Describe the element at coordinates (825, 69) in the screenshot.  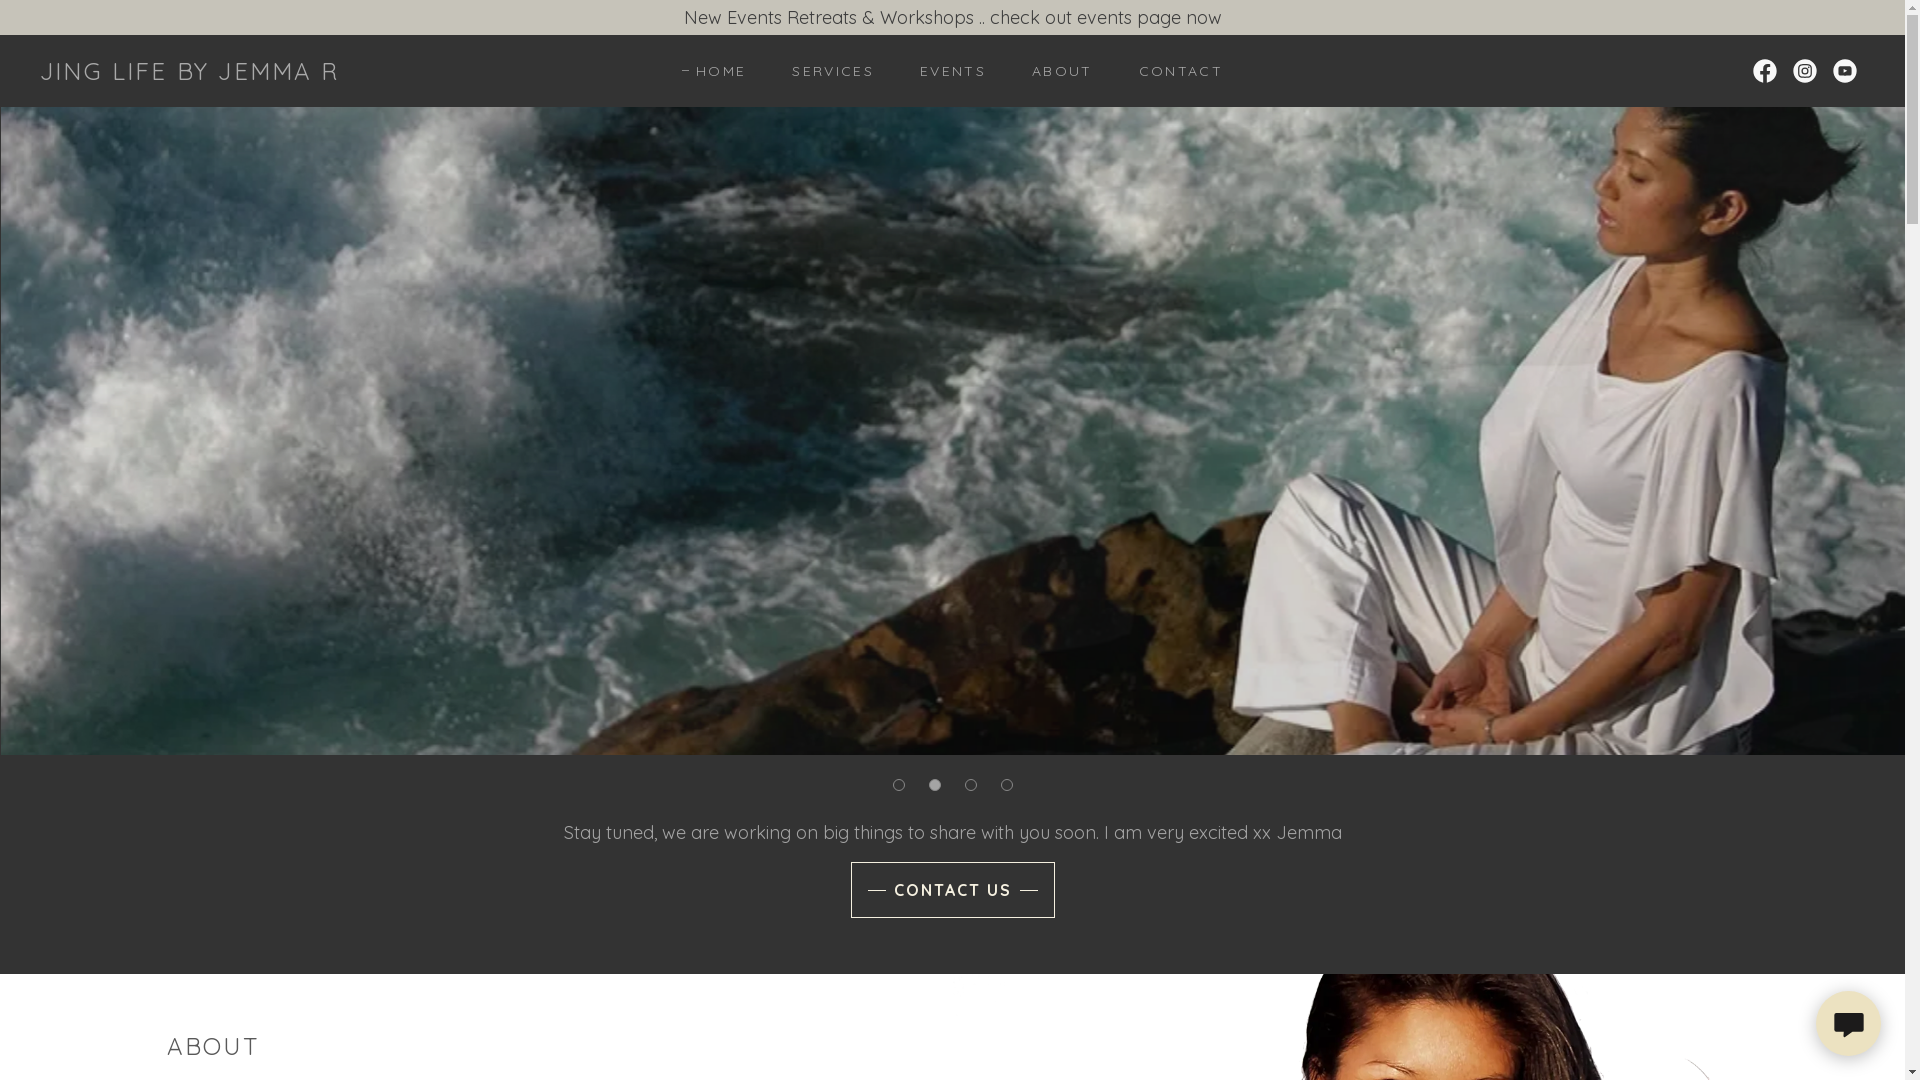
I see `'SERVICES'` at that location.